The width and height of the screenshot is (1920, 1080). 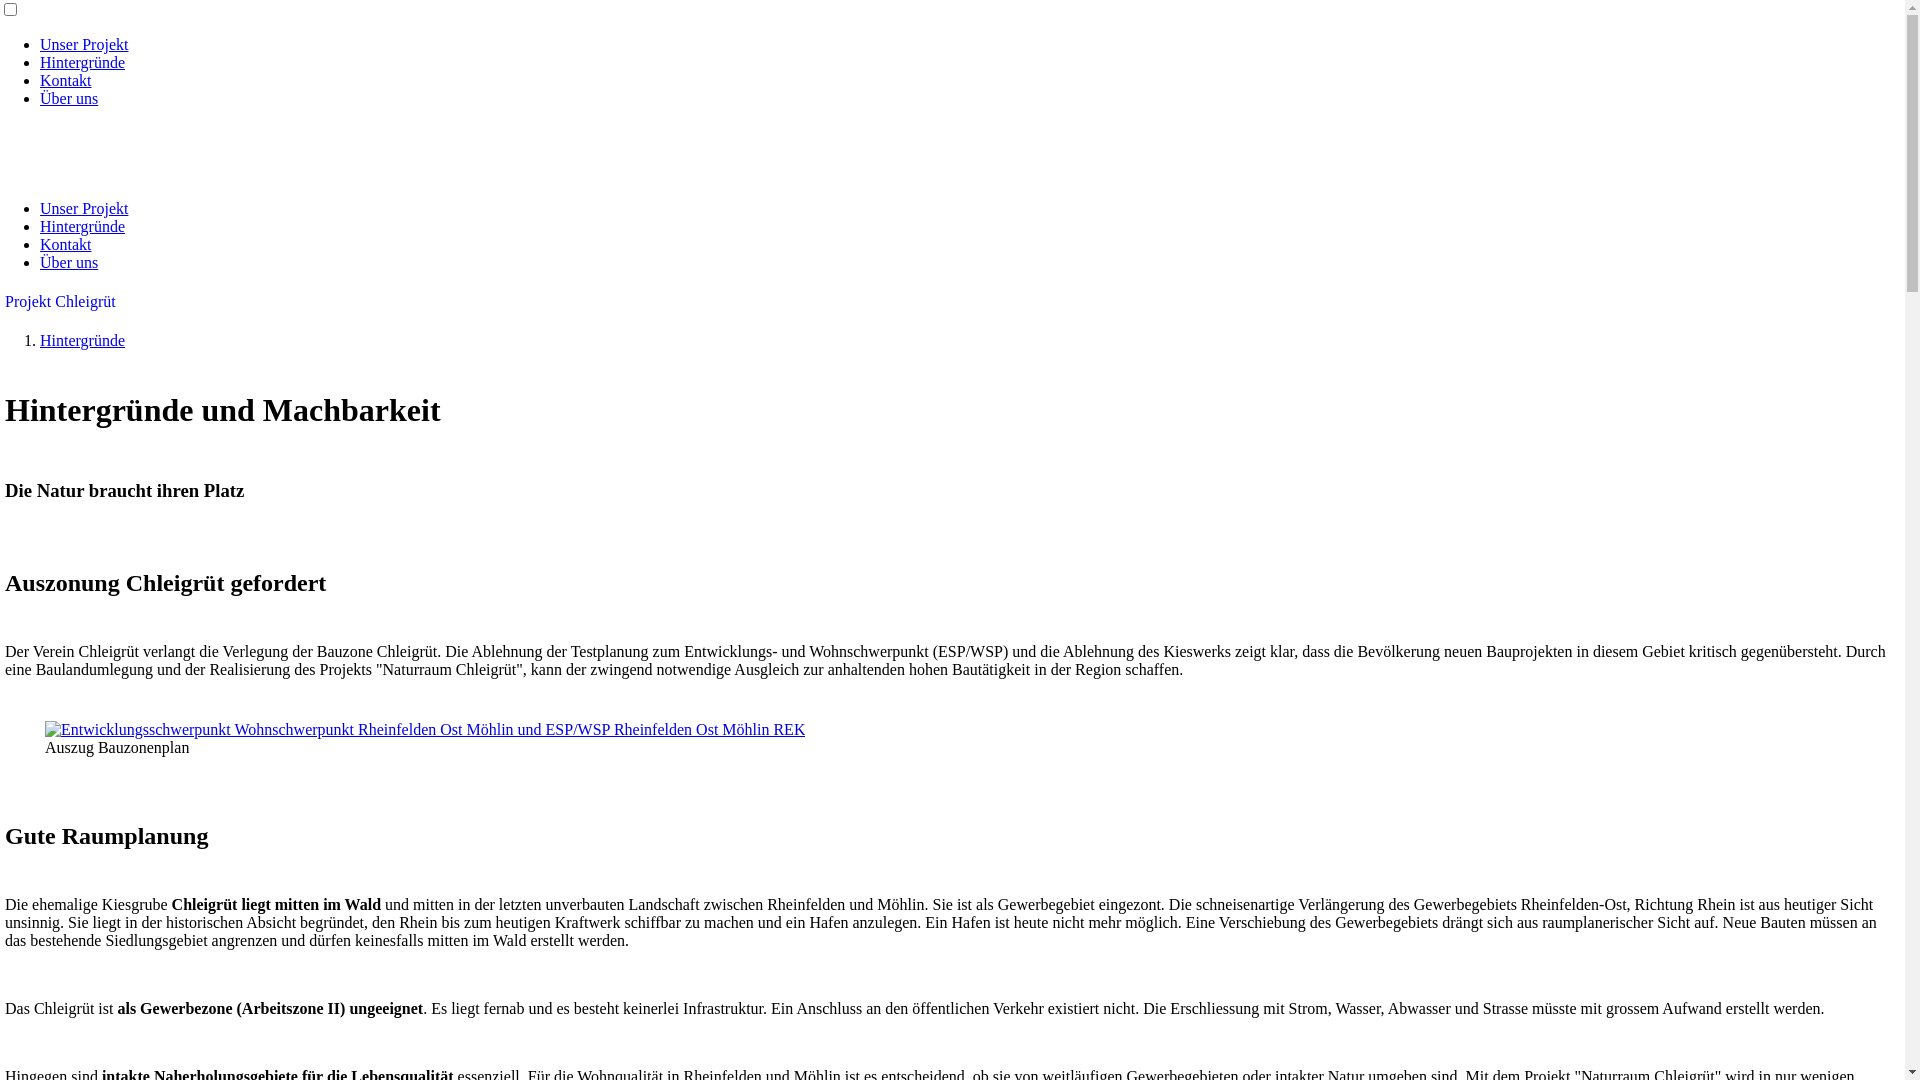 What do you see at coordinates (82, 44) in the screenshot?
I see `'Unser Projekt'` at bounding box center [82, 44].